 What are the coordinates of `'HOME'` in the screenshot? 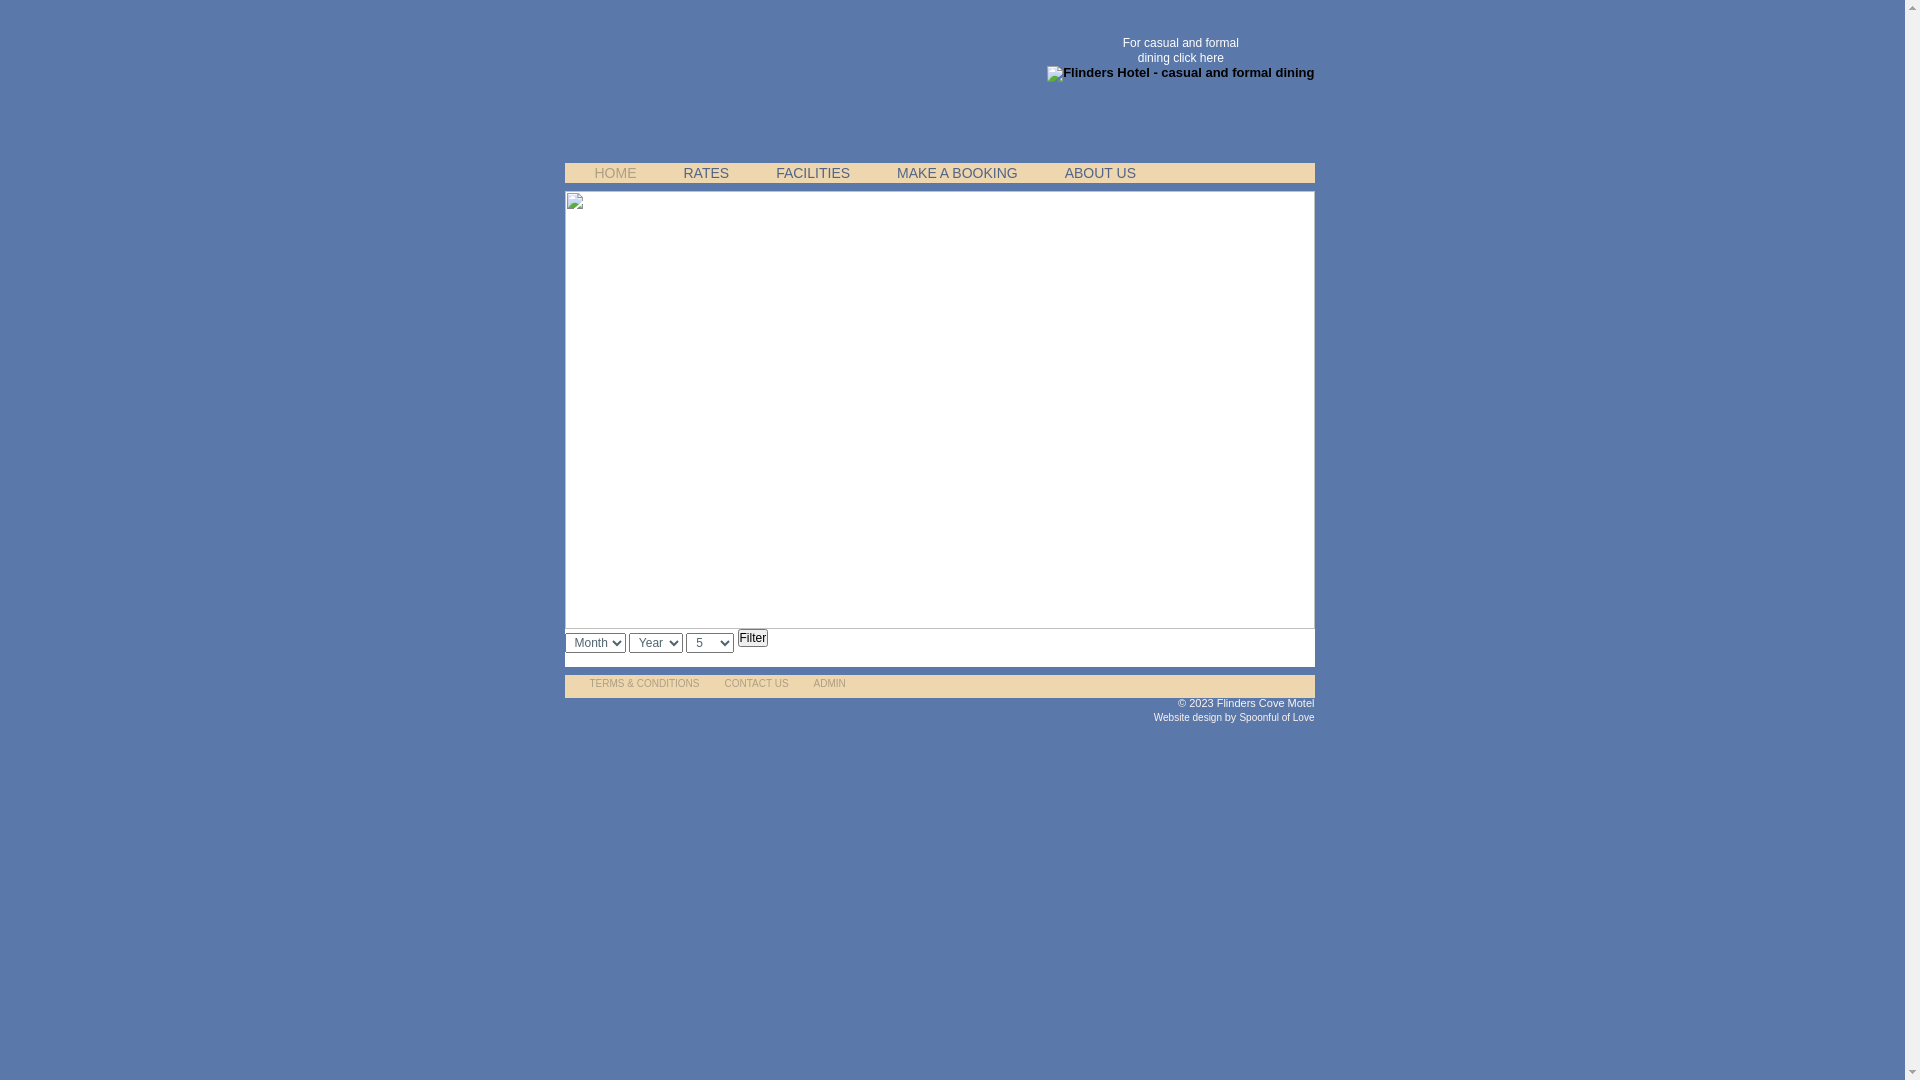 It's located at (608, 172).